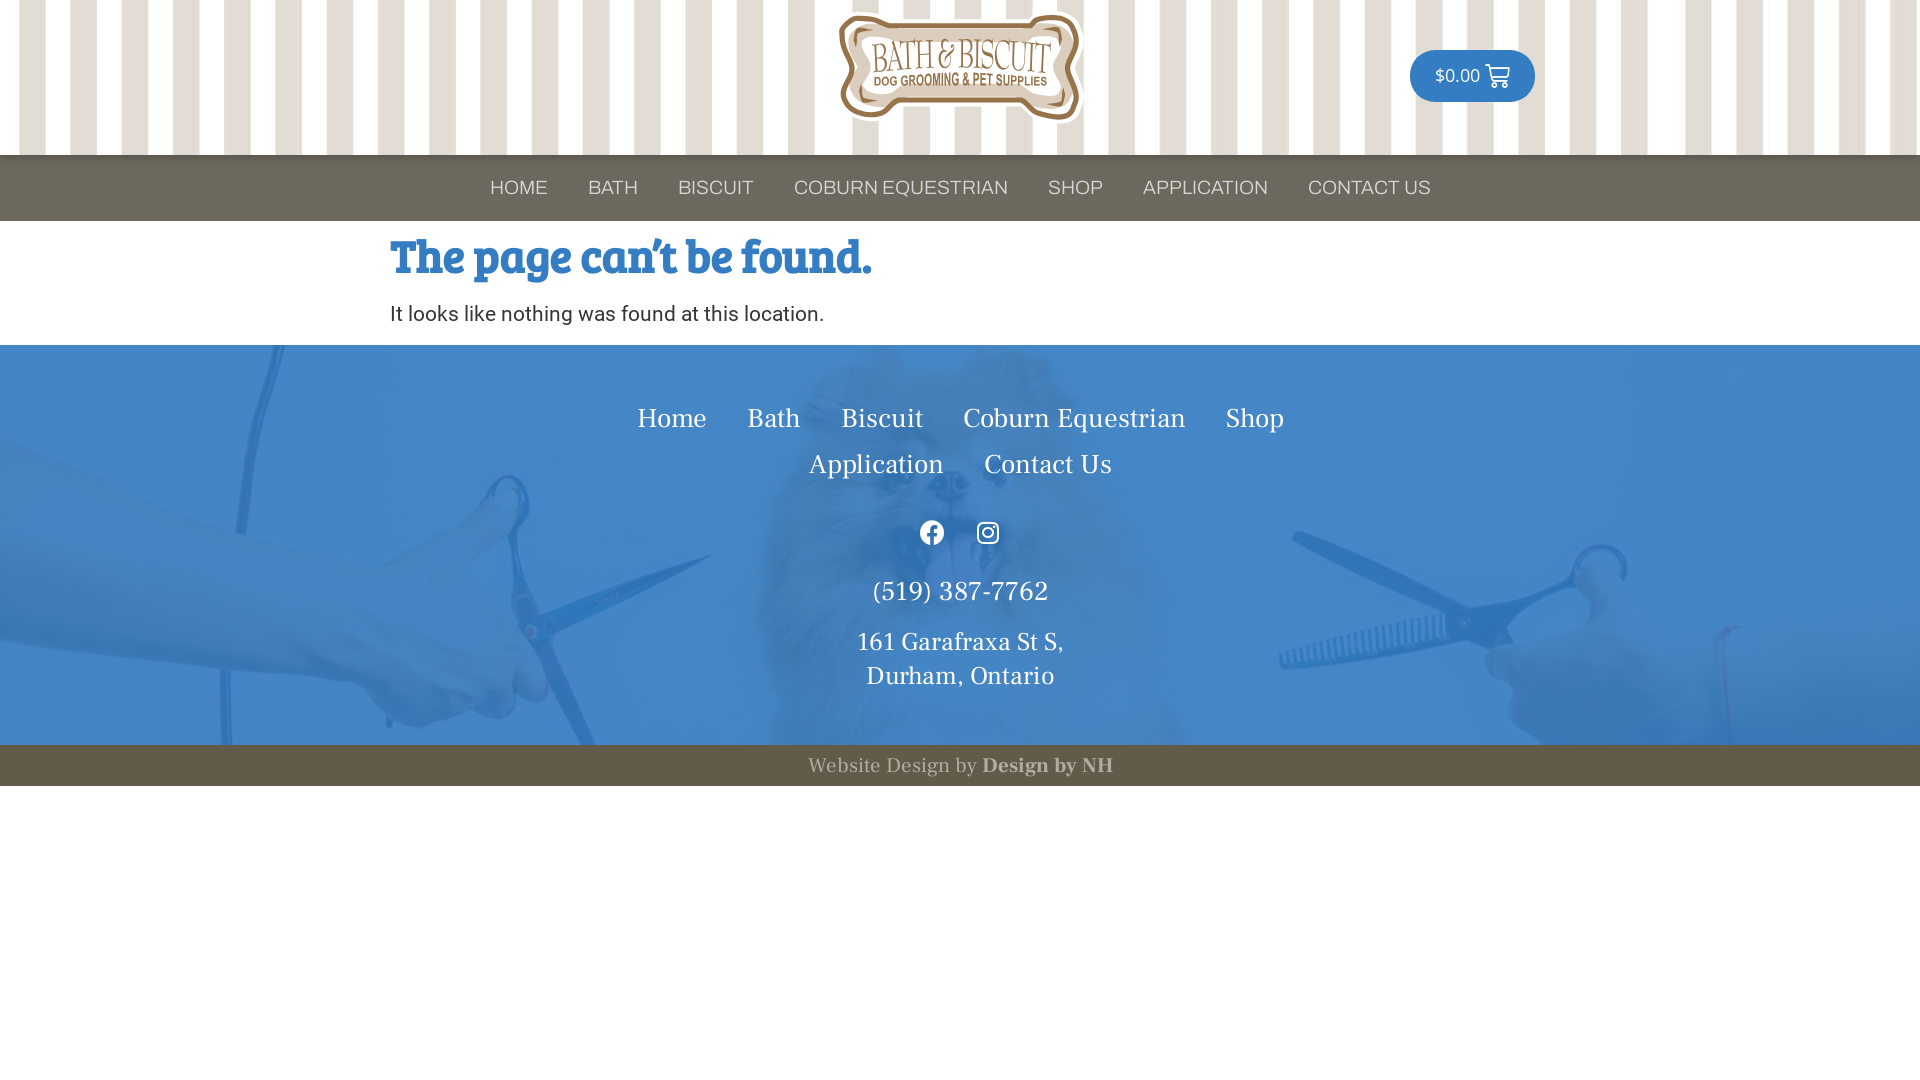 This screenshot has height=1080, width=1920. What do you see at coordinates (1203, 188) in the screenshot?
I see `'APPLICATION'` at bounding box center [1203, 188].